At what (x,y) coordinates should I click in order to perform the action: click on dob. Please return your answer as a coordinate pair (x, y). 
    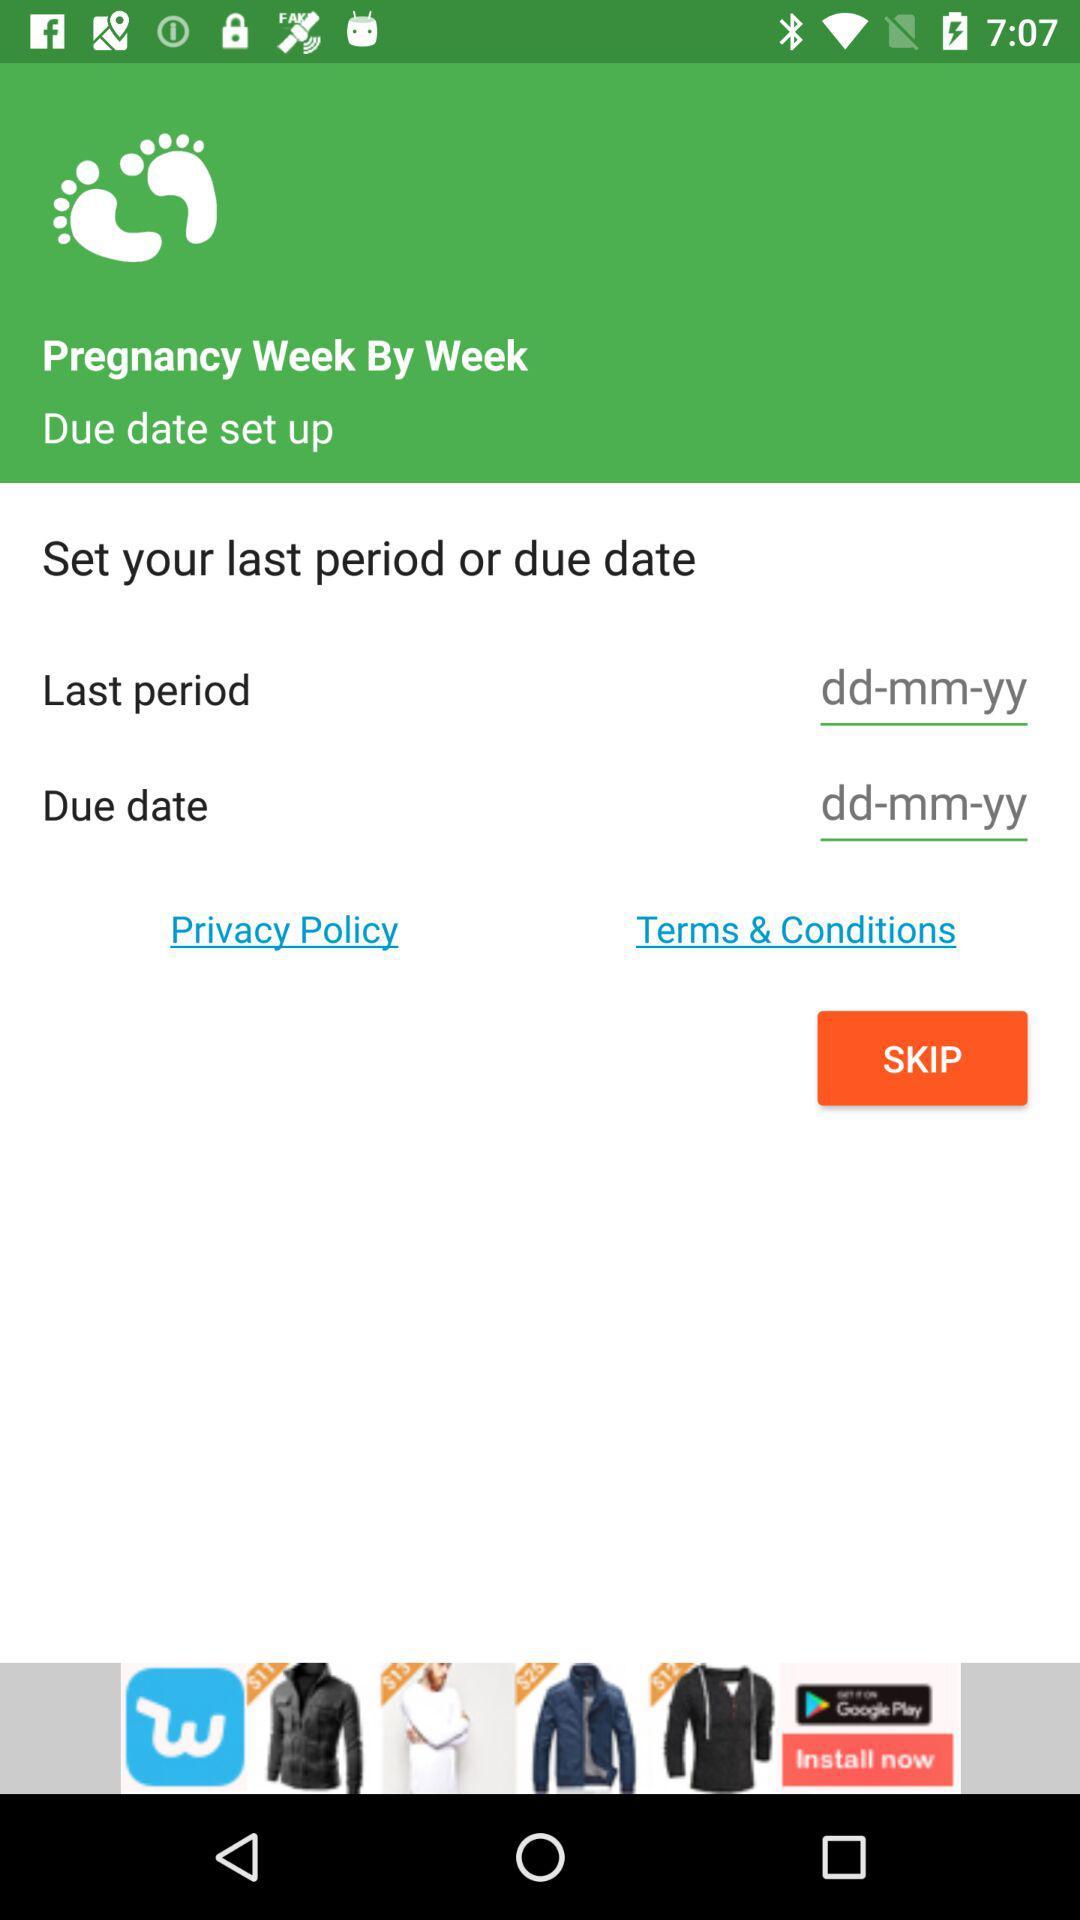
    Looking at the image, I should click on (924, 804).